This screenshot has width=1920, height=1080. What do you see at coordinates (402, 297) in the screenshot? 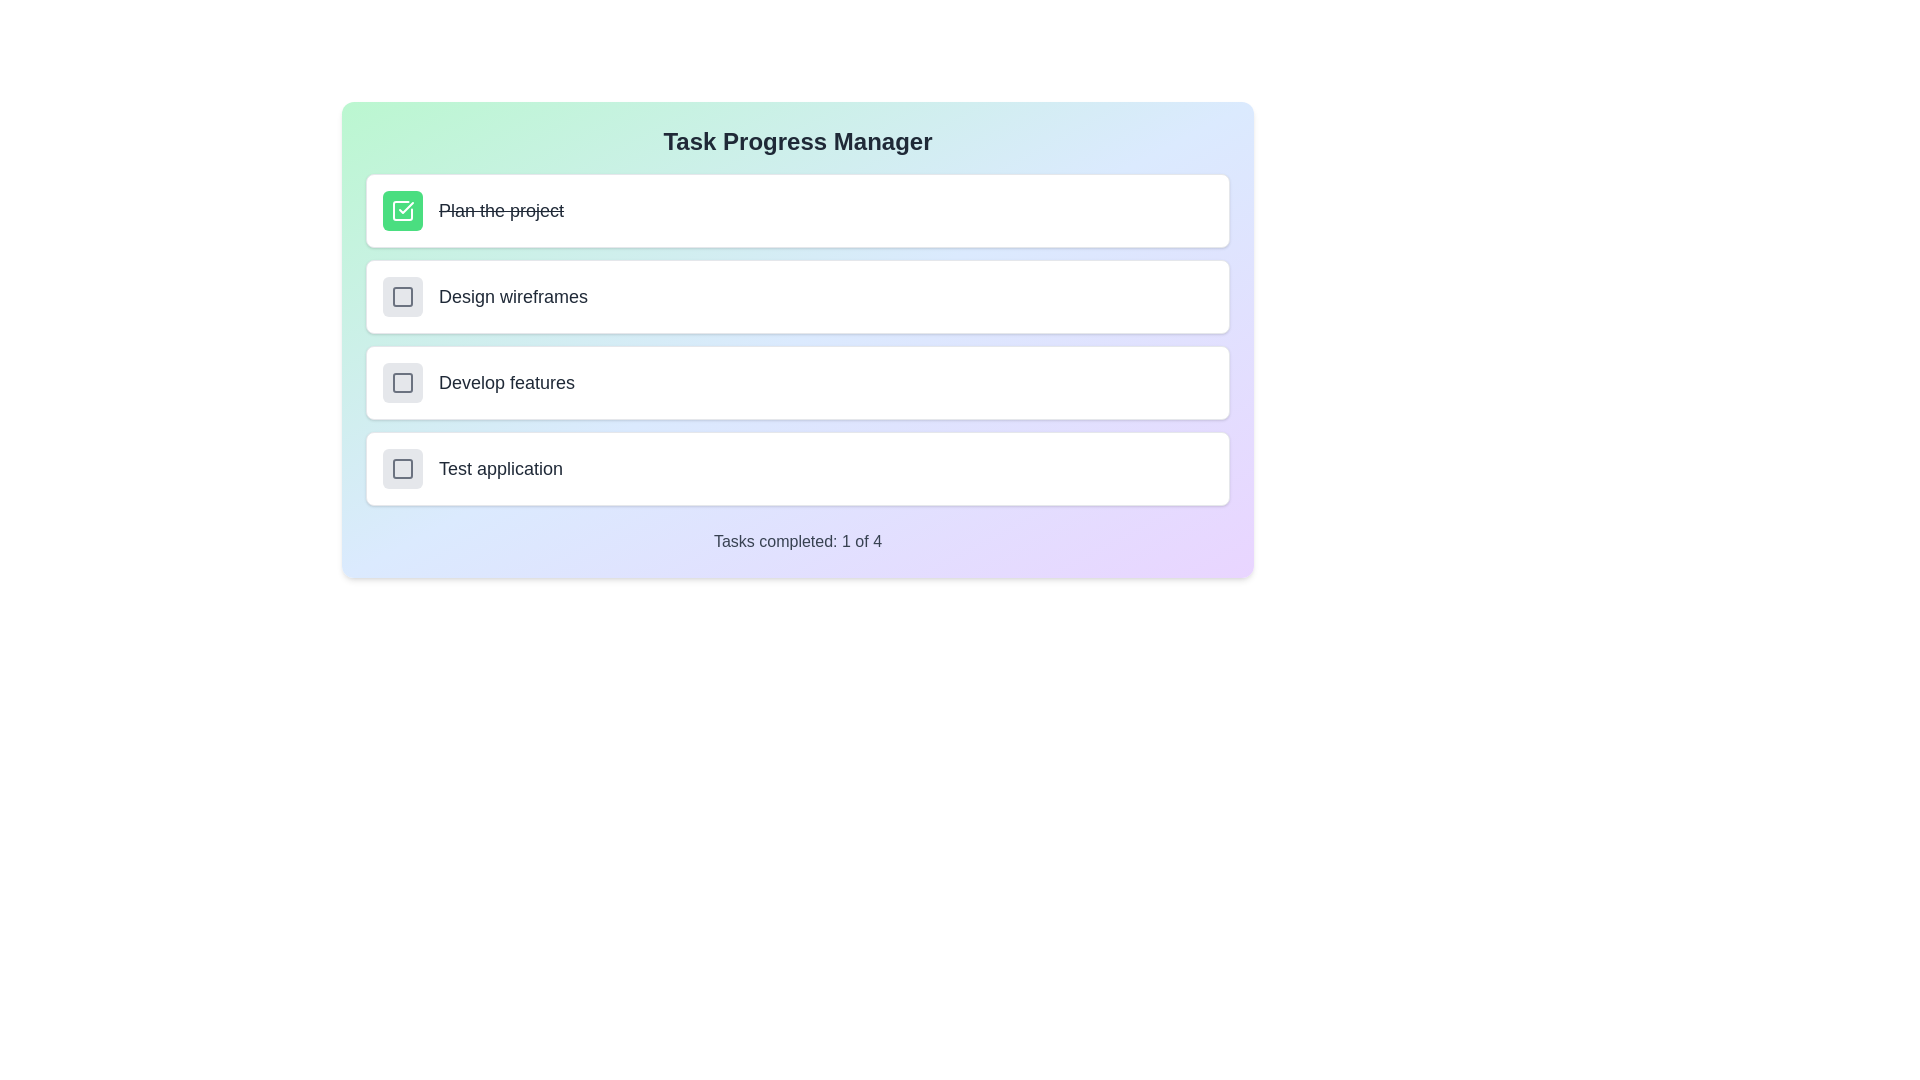
I see `the checkbox in the Task Progress Manager interface that represents the state of a task, located in the second row, between the checkboxes for 'Plan the project' and 'Develop features.'` at bounding box center [402, 297].